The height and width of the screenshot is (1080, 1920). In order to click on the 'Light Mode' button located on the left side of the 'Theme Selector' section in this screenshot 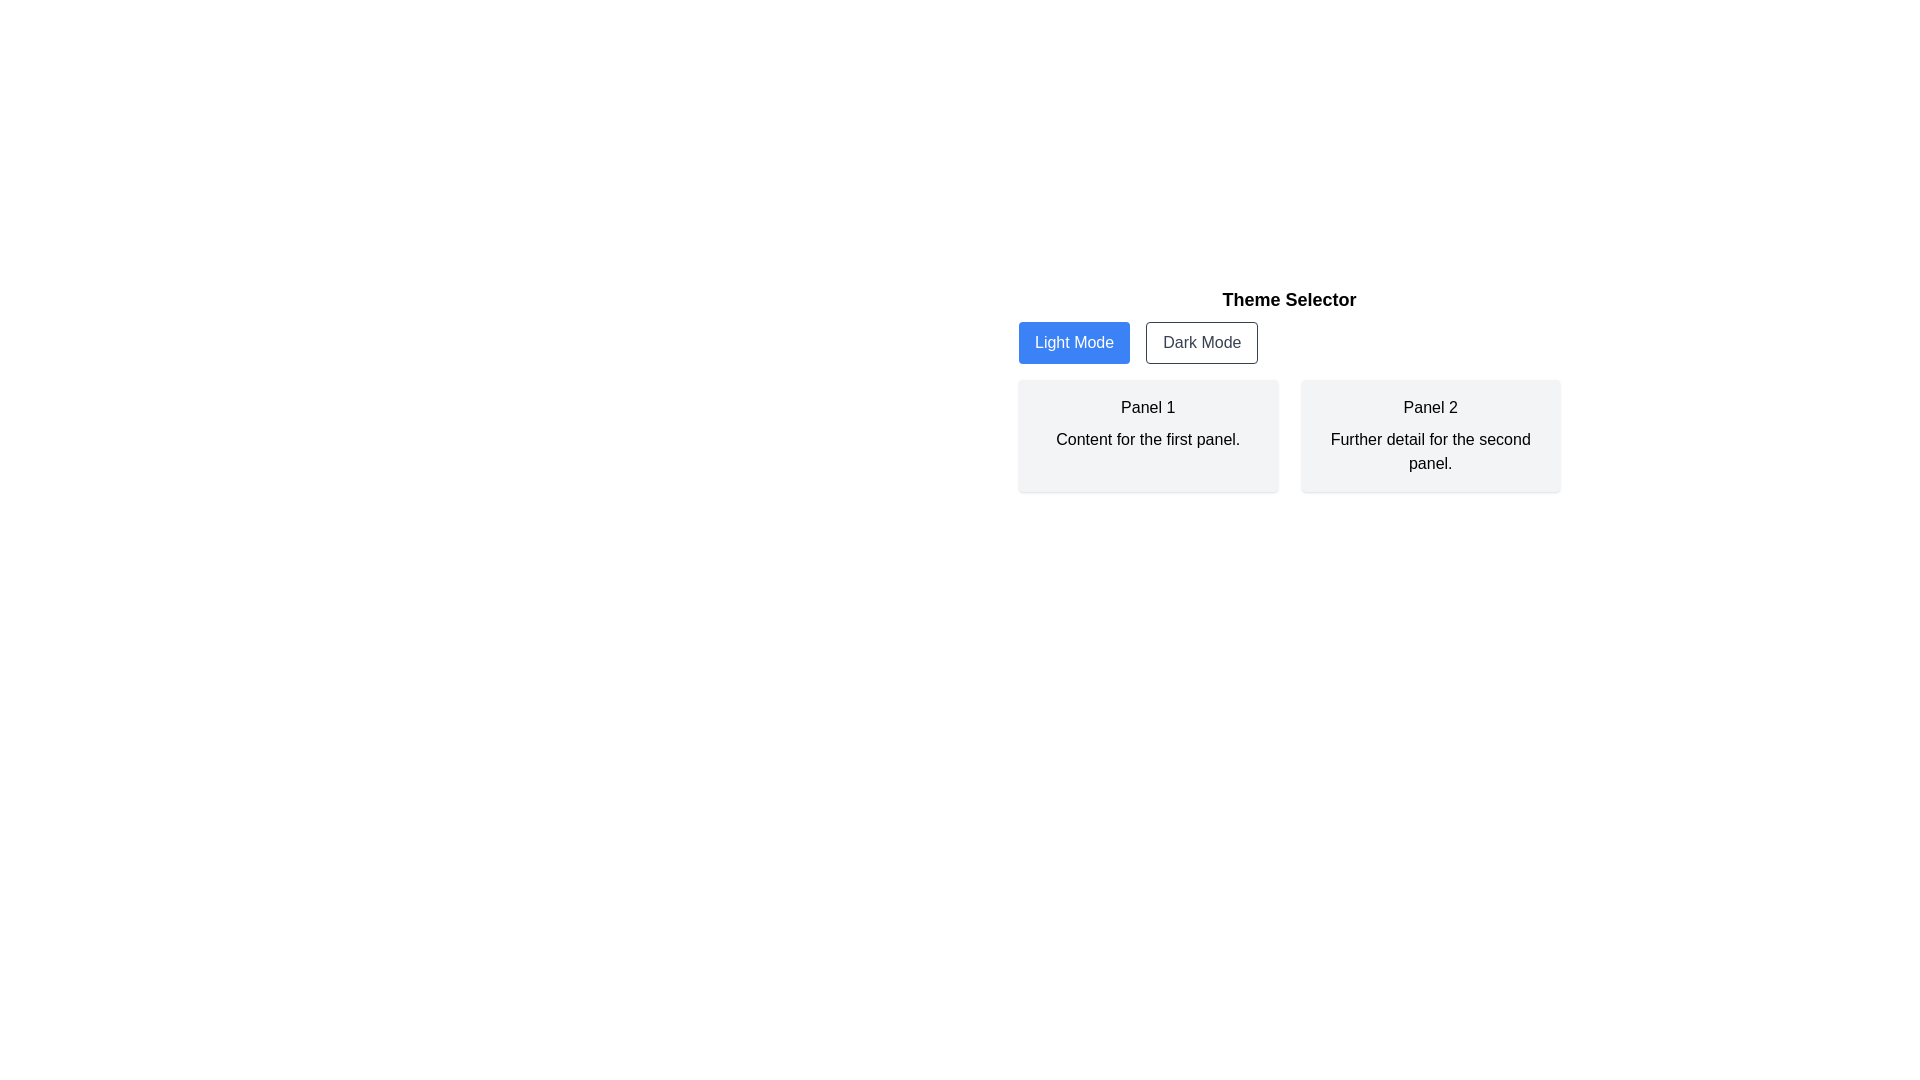, I will do `click(1073, 342)`.